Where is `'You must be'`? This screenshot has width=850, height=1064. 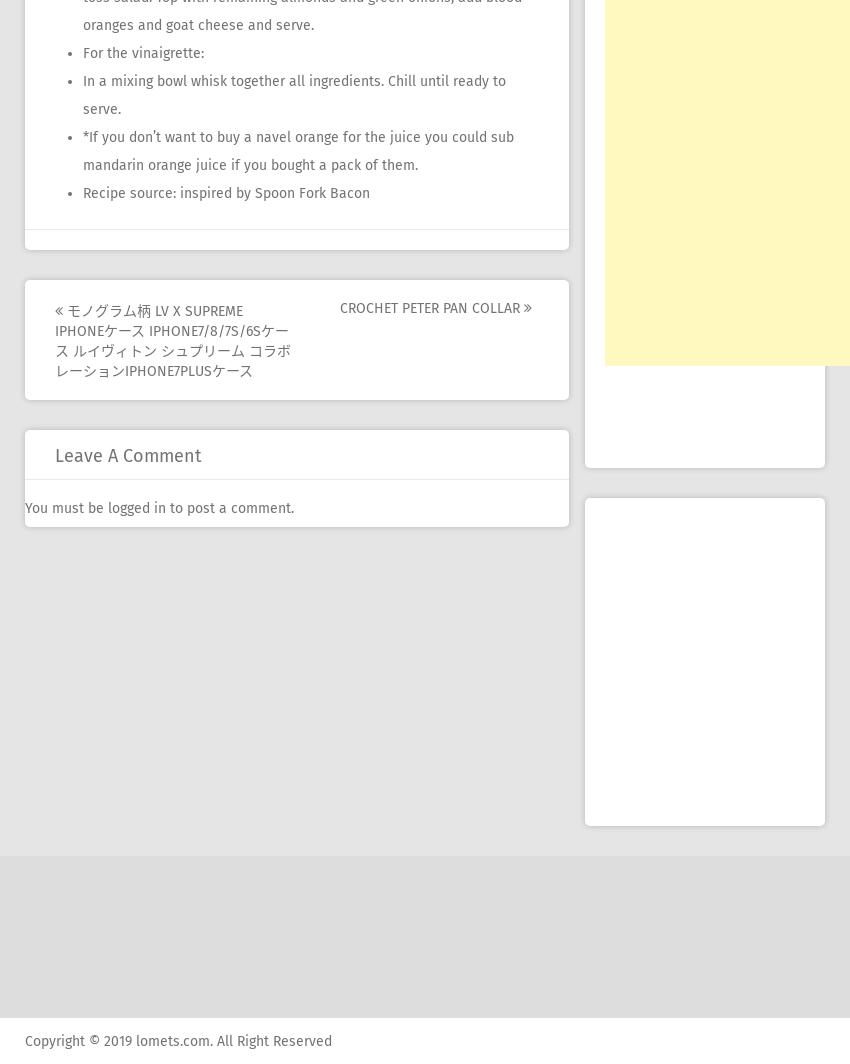 'You must be' is located at coordinates (66, 508).